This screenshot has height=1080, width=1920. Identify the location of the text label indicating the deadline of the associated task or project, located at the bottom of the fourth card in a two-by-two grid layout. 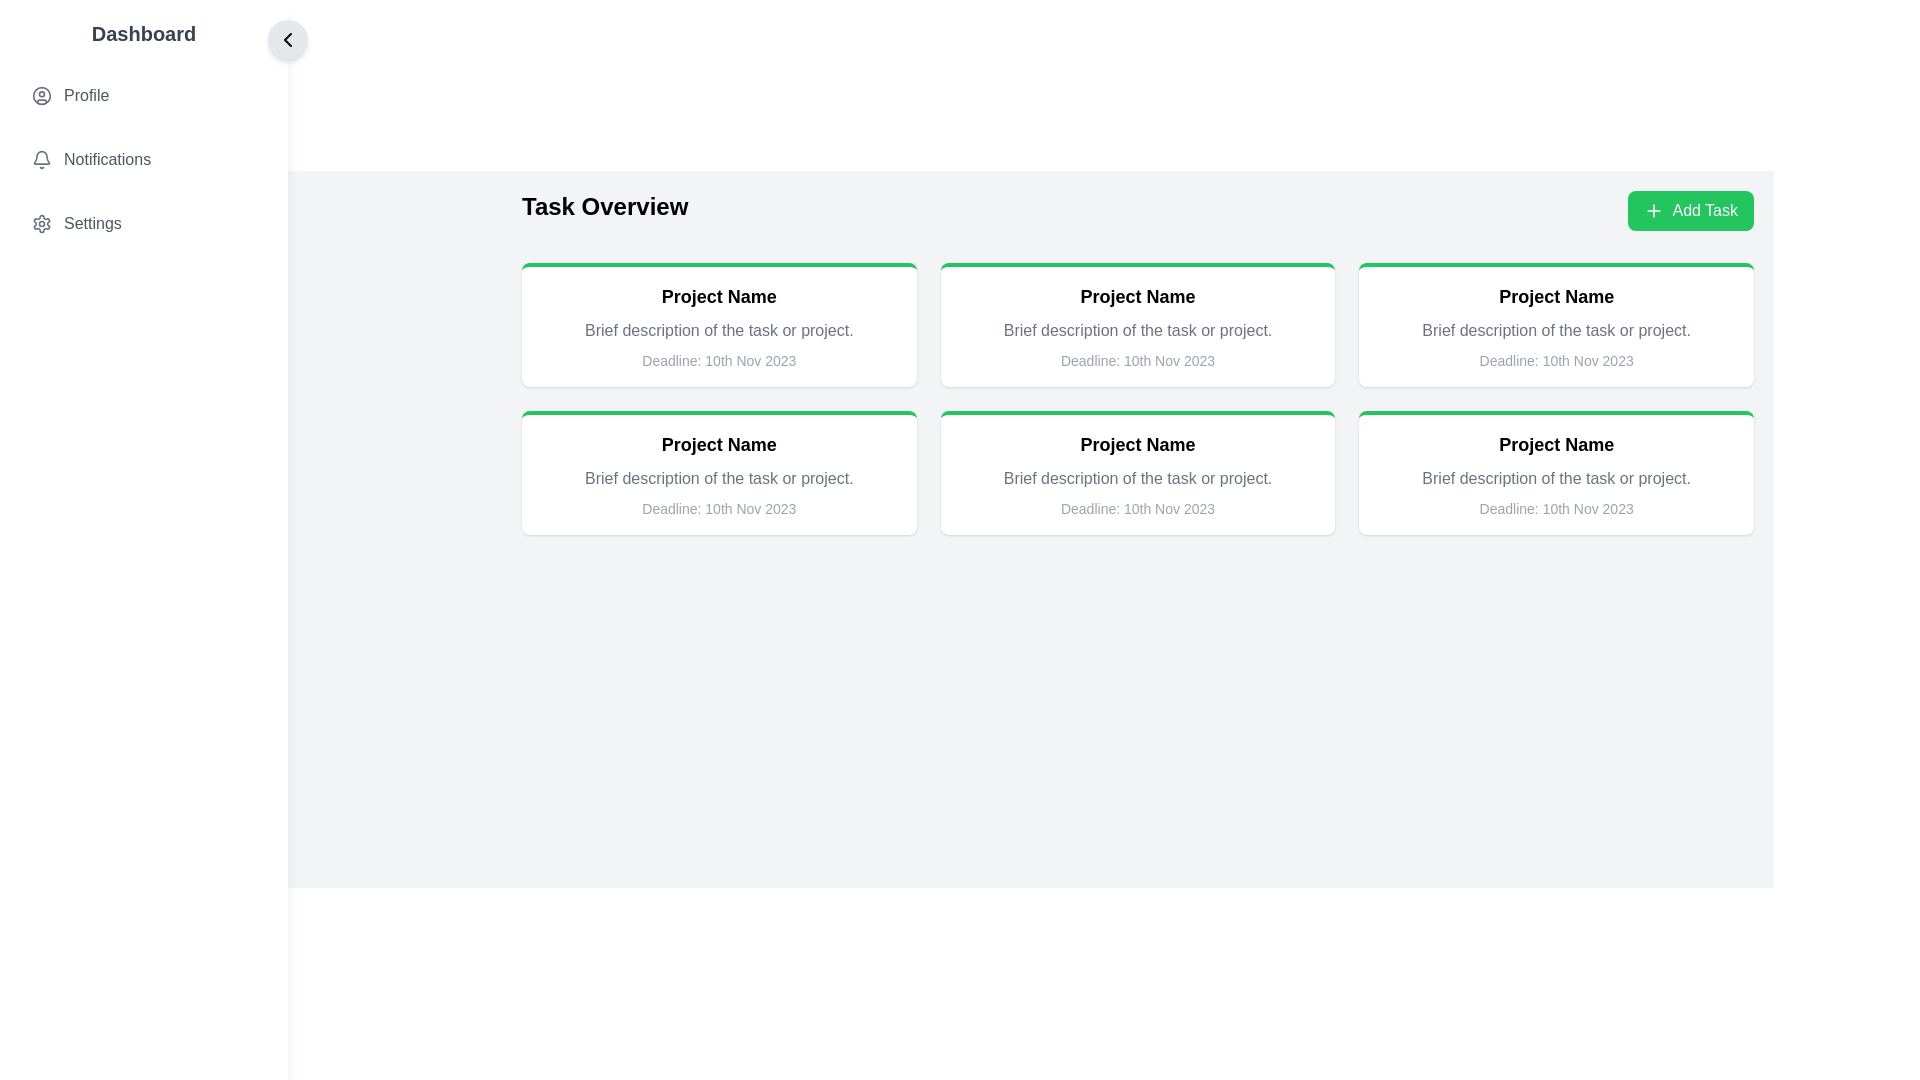
(1555, 508).